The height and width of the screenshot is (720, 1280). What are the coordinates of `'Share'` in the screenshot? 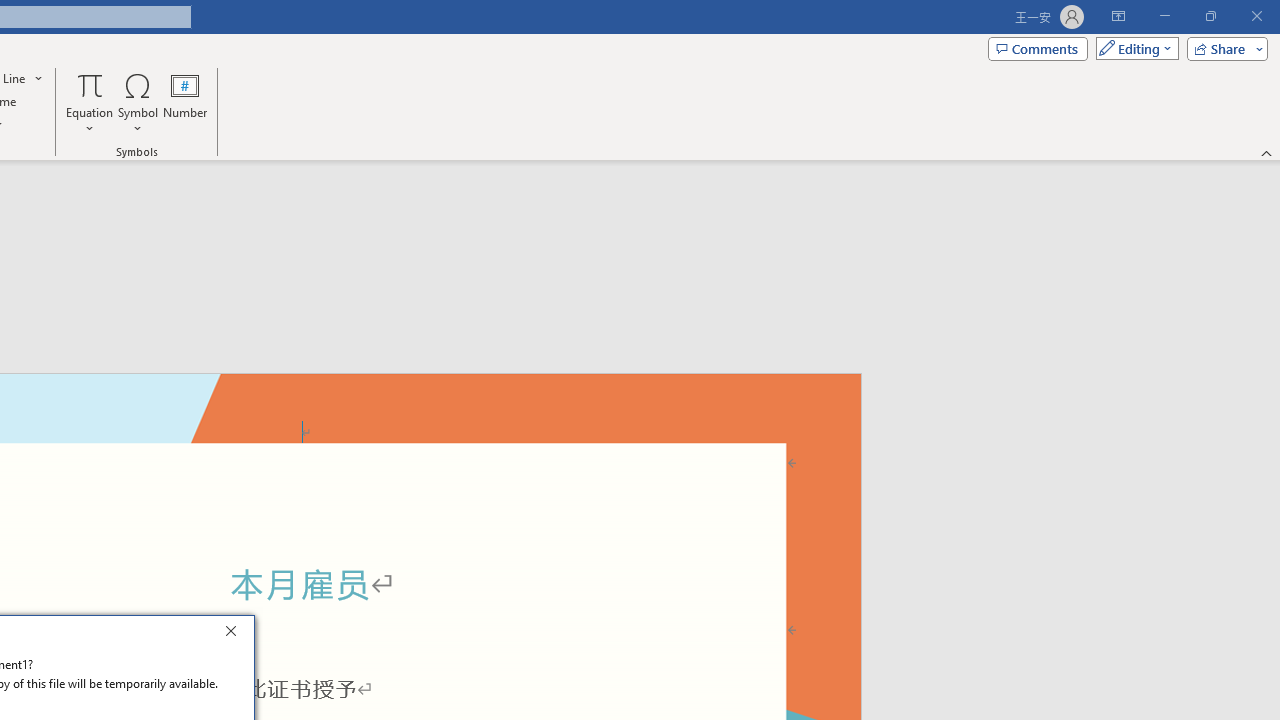 It's located at (1222, 47).